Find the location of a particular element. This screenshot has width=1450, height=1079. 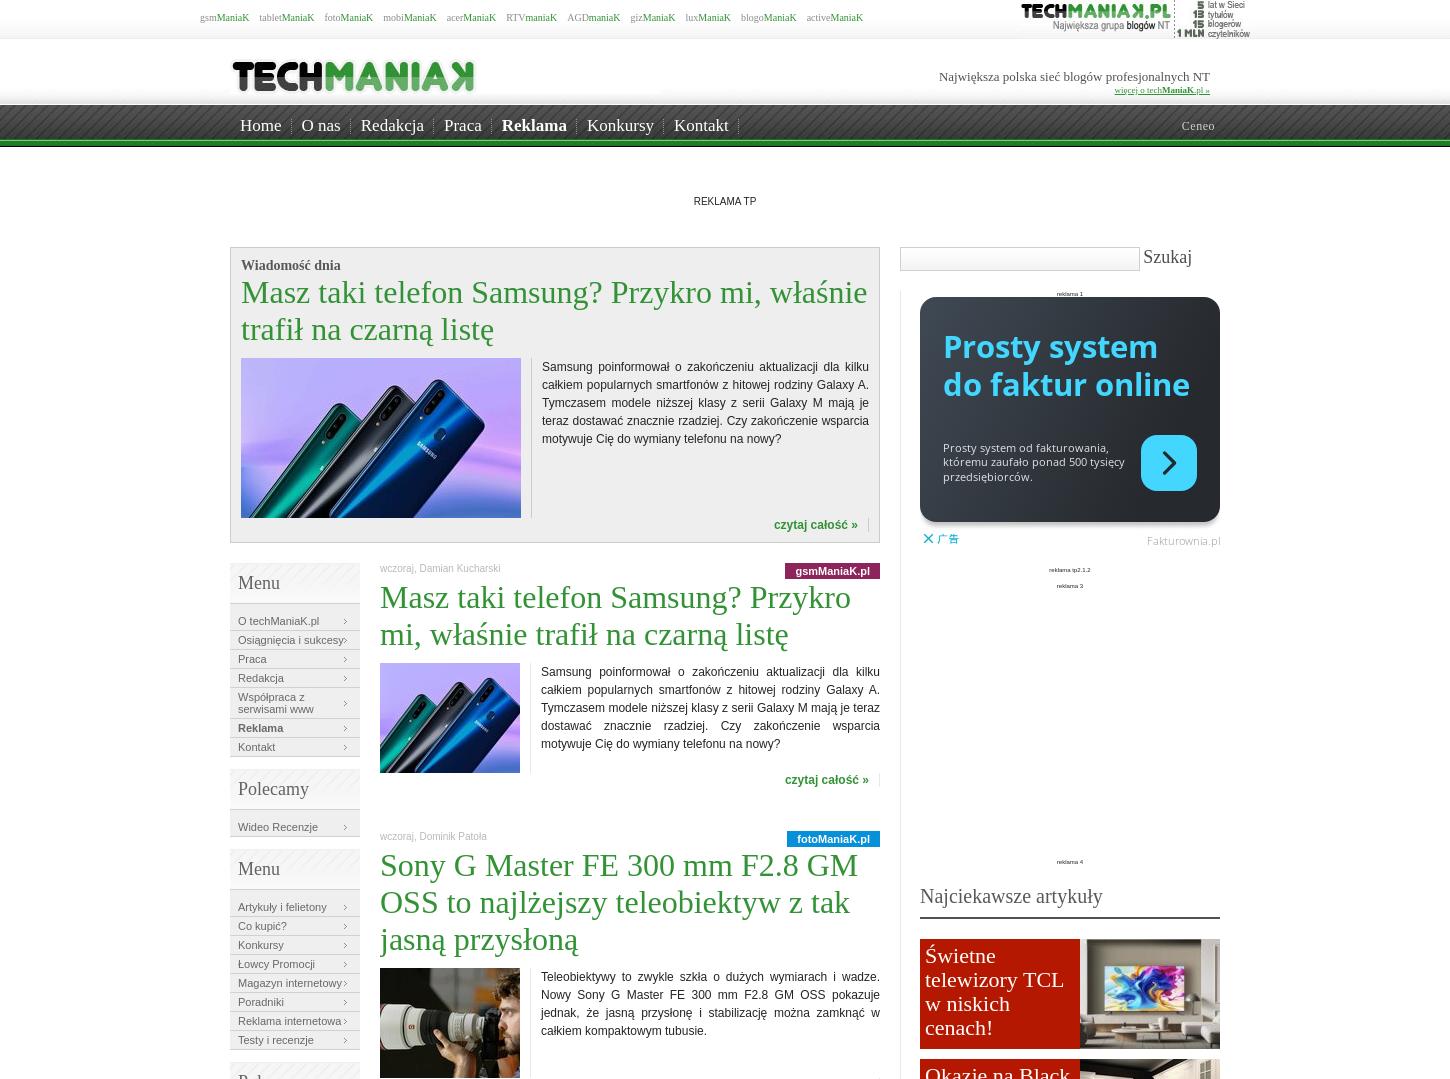

'REKLAMA TP' is located at coordinates (691, 201).